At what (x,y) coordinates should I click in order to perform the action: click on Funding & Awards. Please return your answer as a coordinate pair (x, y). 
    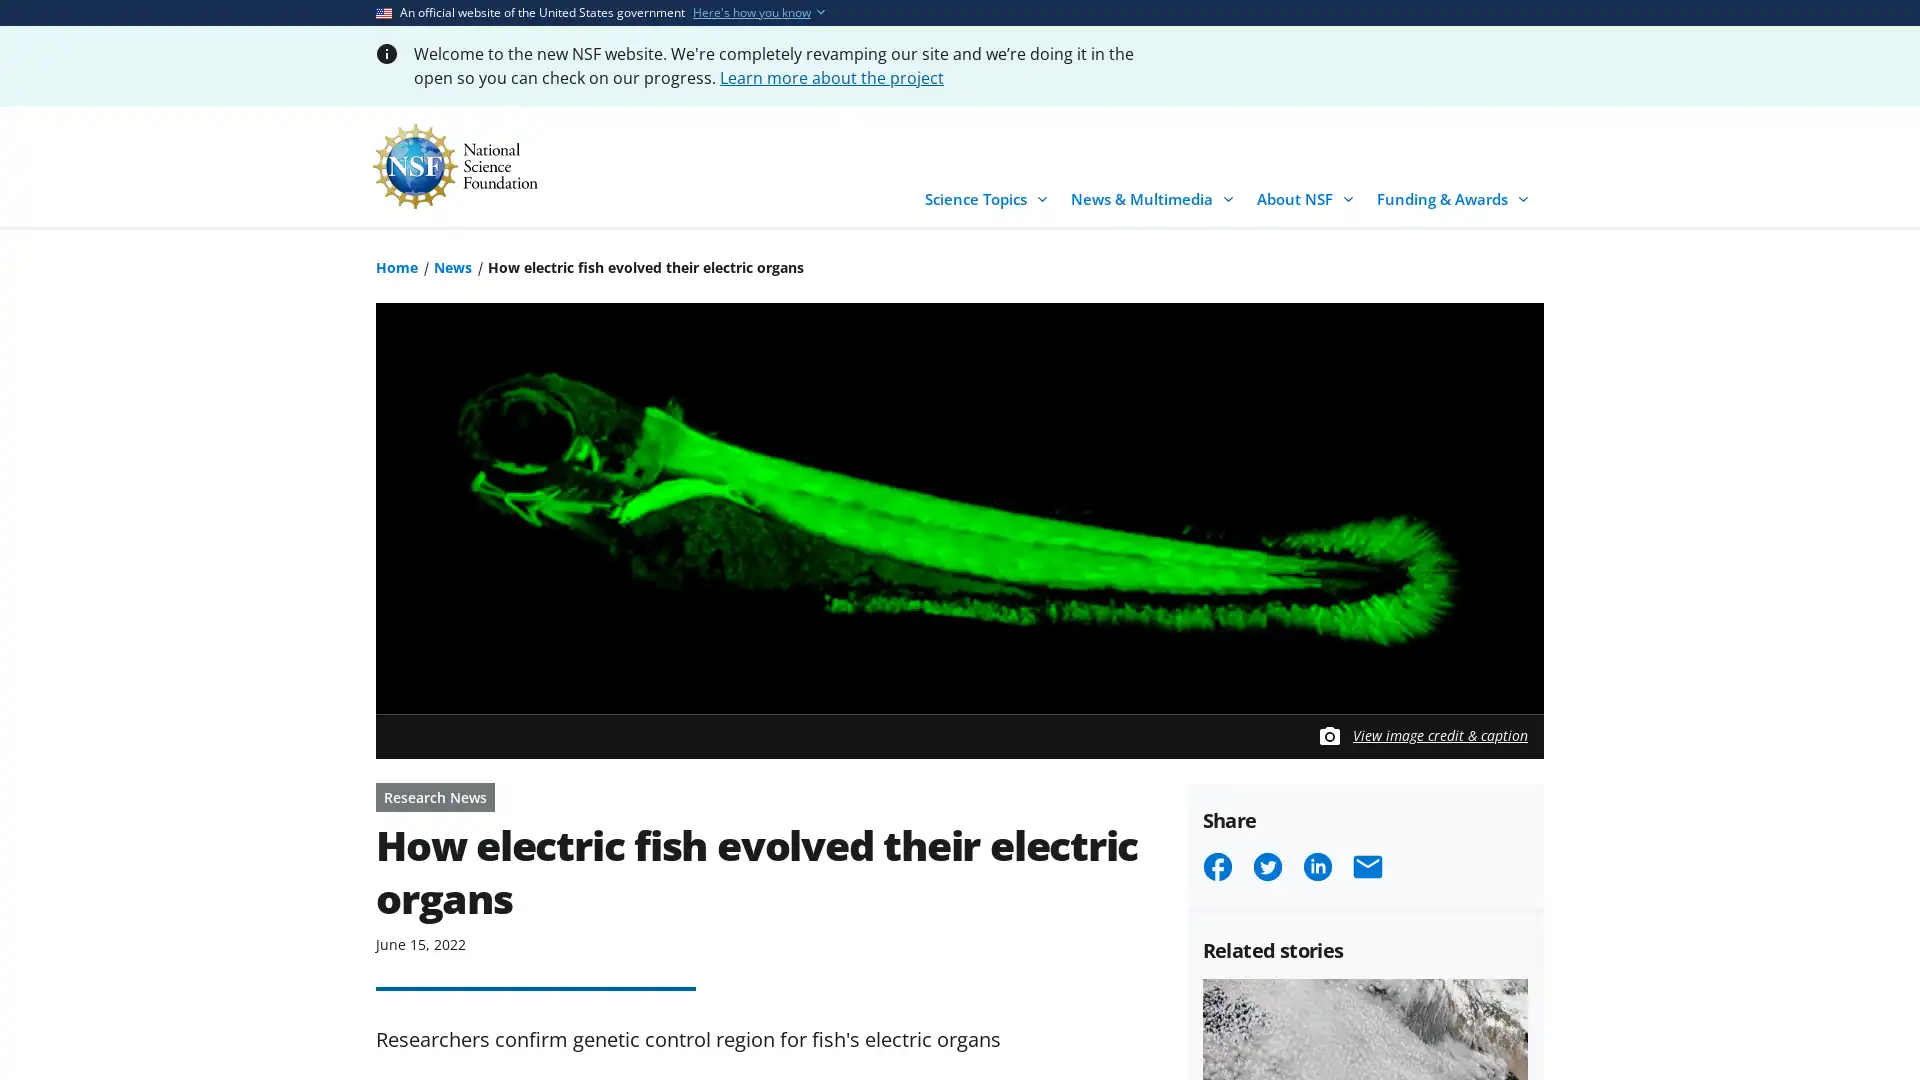
    Looking at the image, I should click on (1456, 193).